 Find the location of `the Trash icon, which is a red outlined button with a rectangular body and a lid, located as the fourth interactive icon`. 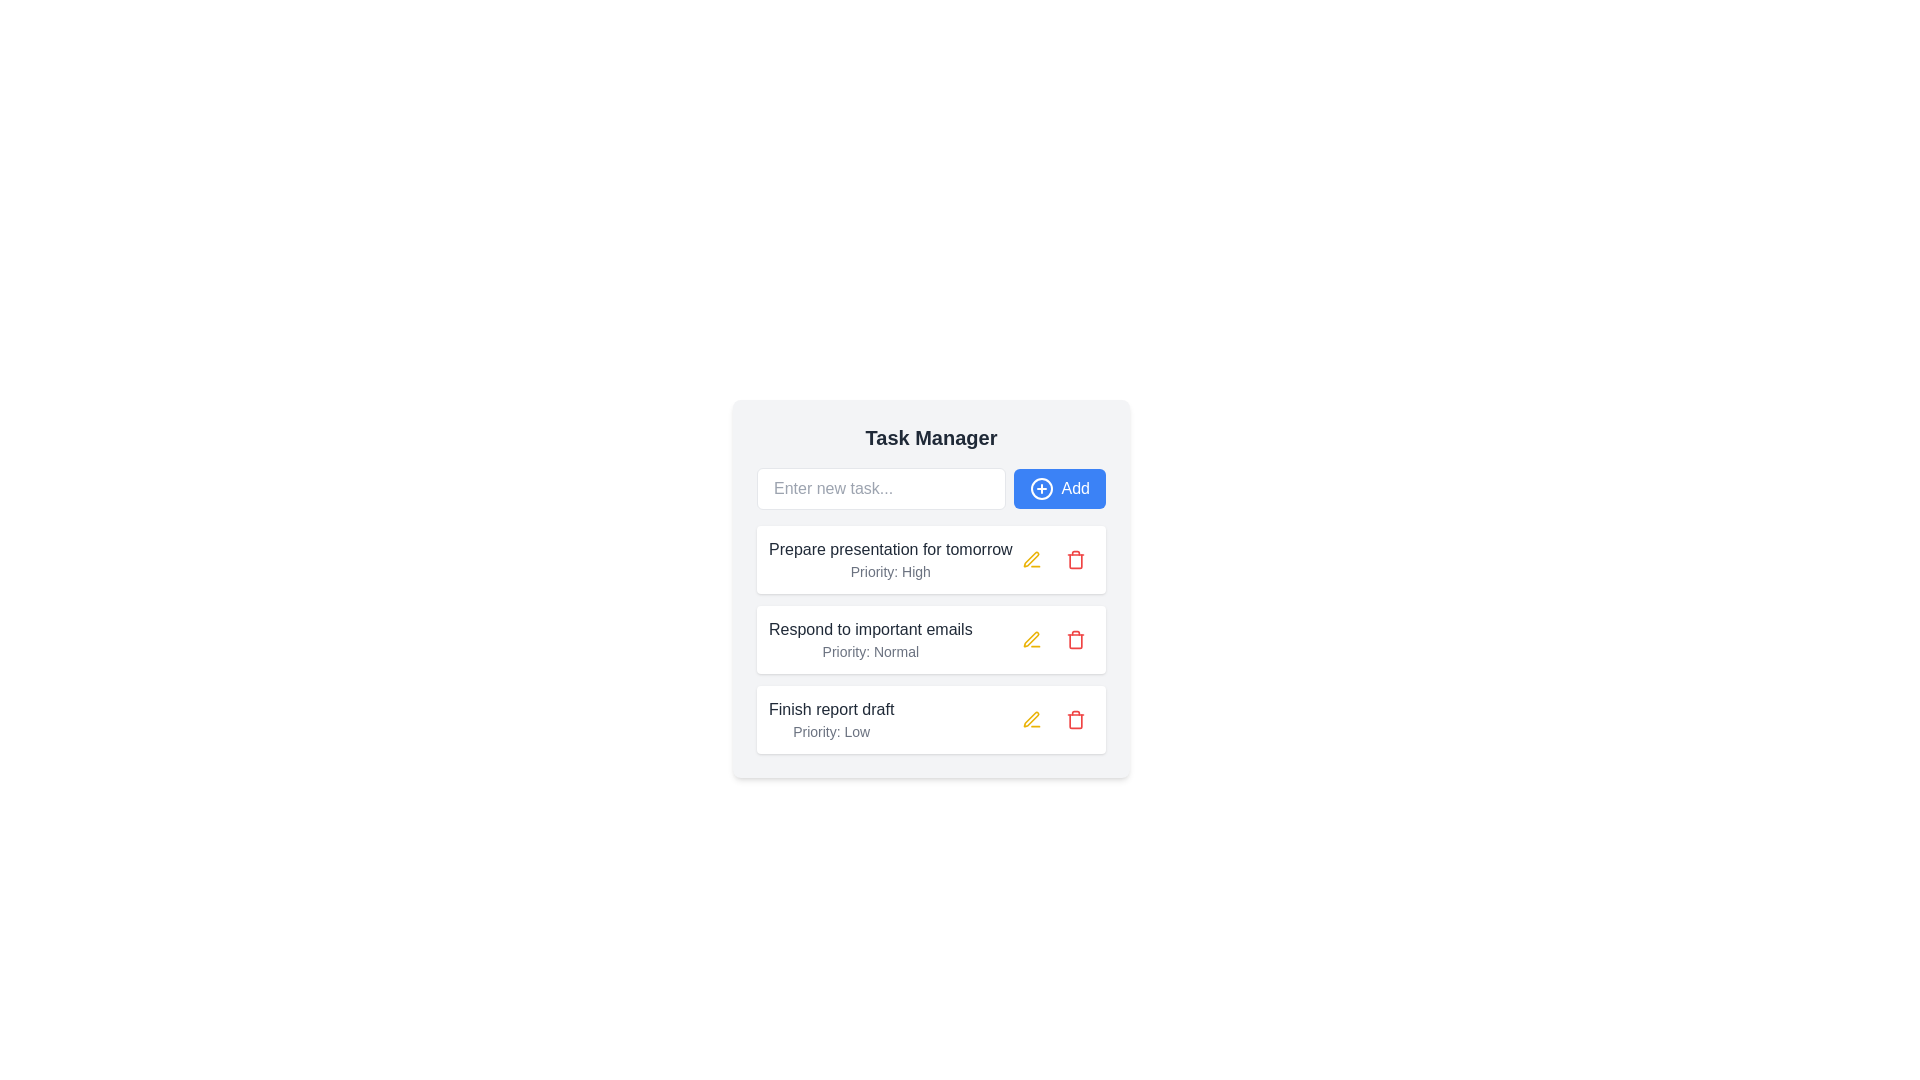

the Trash icon, which is a red outlined button with a rectangular body and a lid, located as the fourth interactive icon is located at coordinates (1074, 640).